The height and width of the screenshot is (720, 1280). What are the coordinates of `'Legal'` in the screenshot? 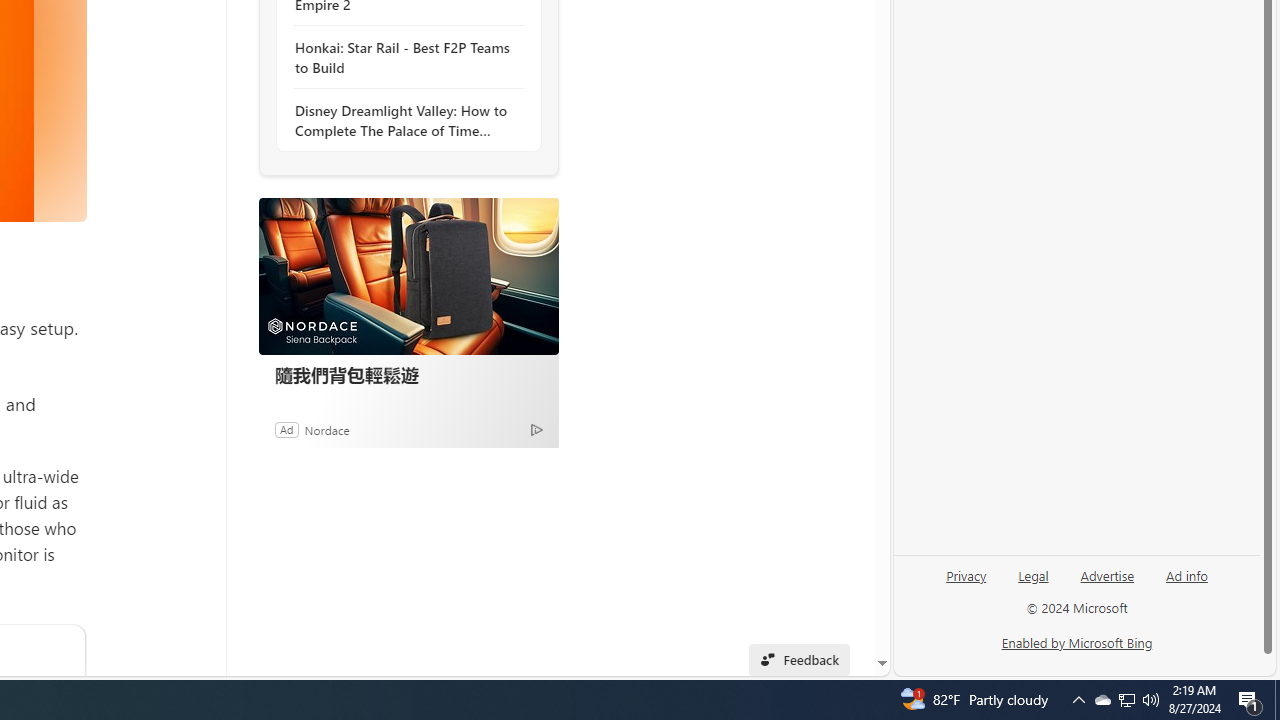 It's located at (1033, 583).